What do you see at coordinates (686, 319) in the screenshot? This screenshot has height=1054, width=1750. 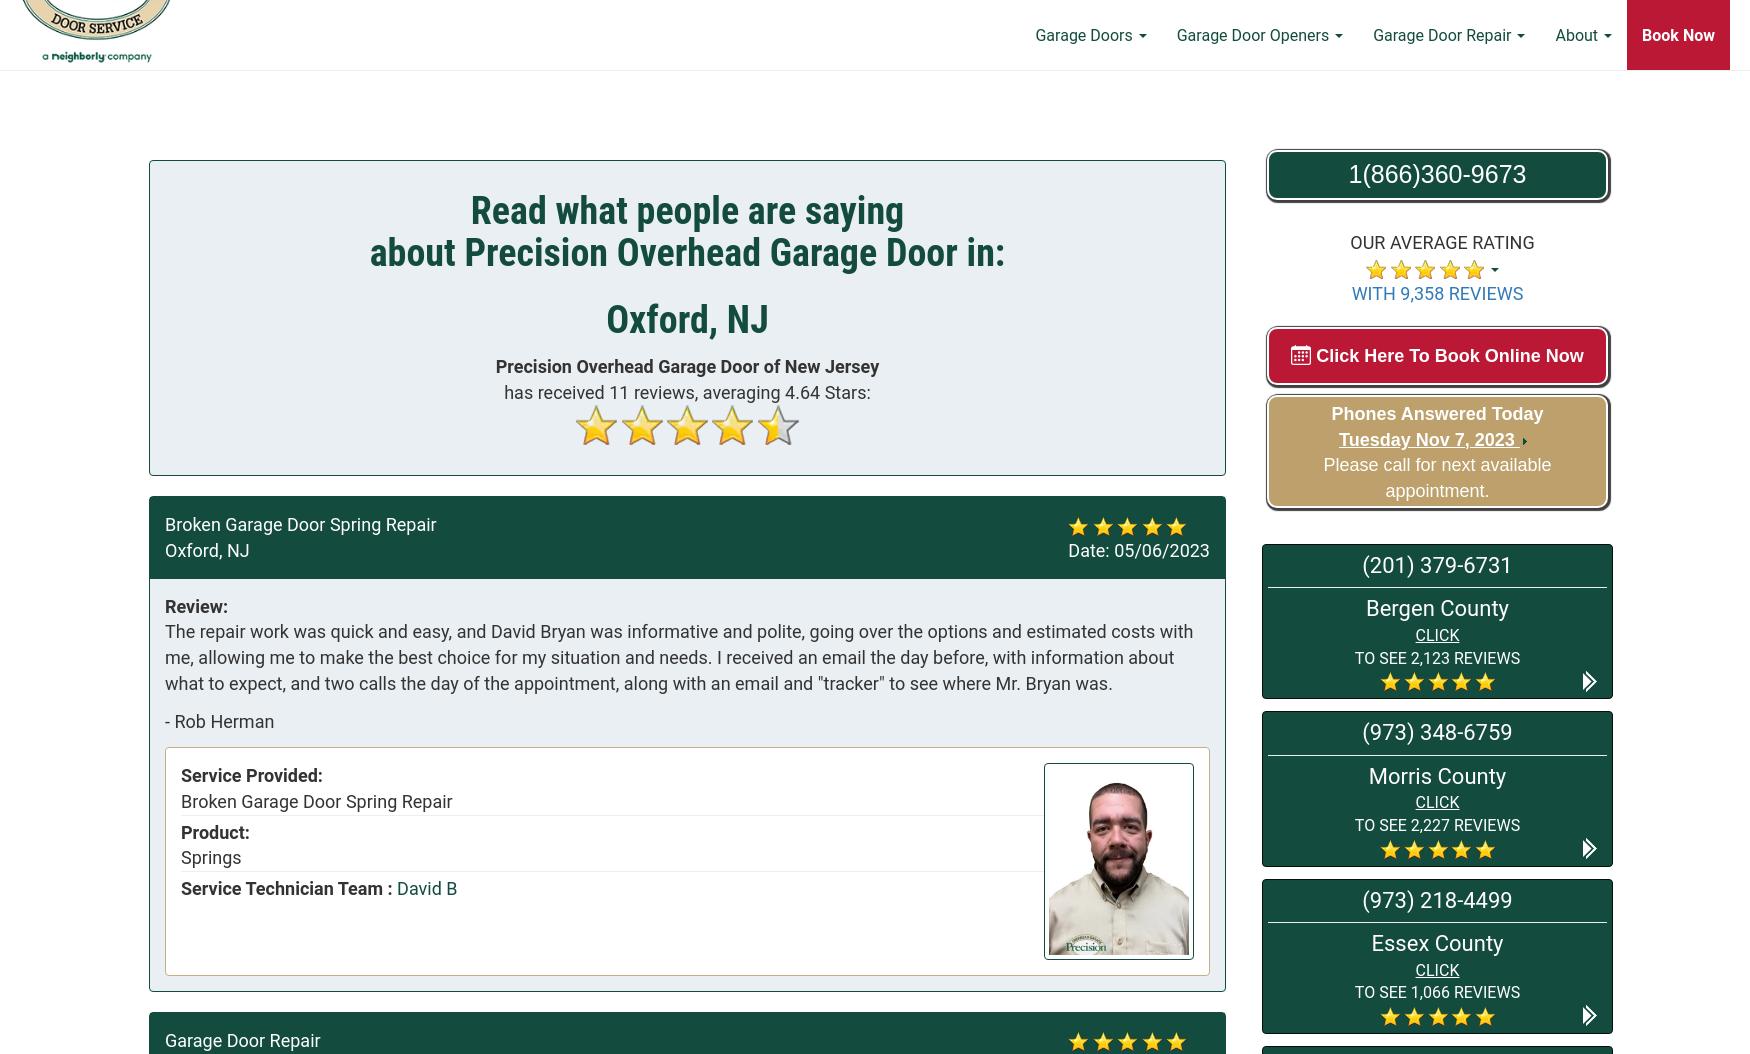 I see `'Oxford, NJ'` at bounding box center [686, 319].